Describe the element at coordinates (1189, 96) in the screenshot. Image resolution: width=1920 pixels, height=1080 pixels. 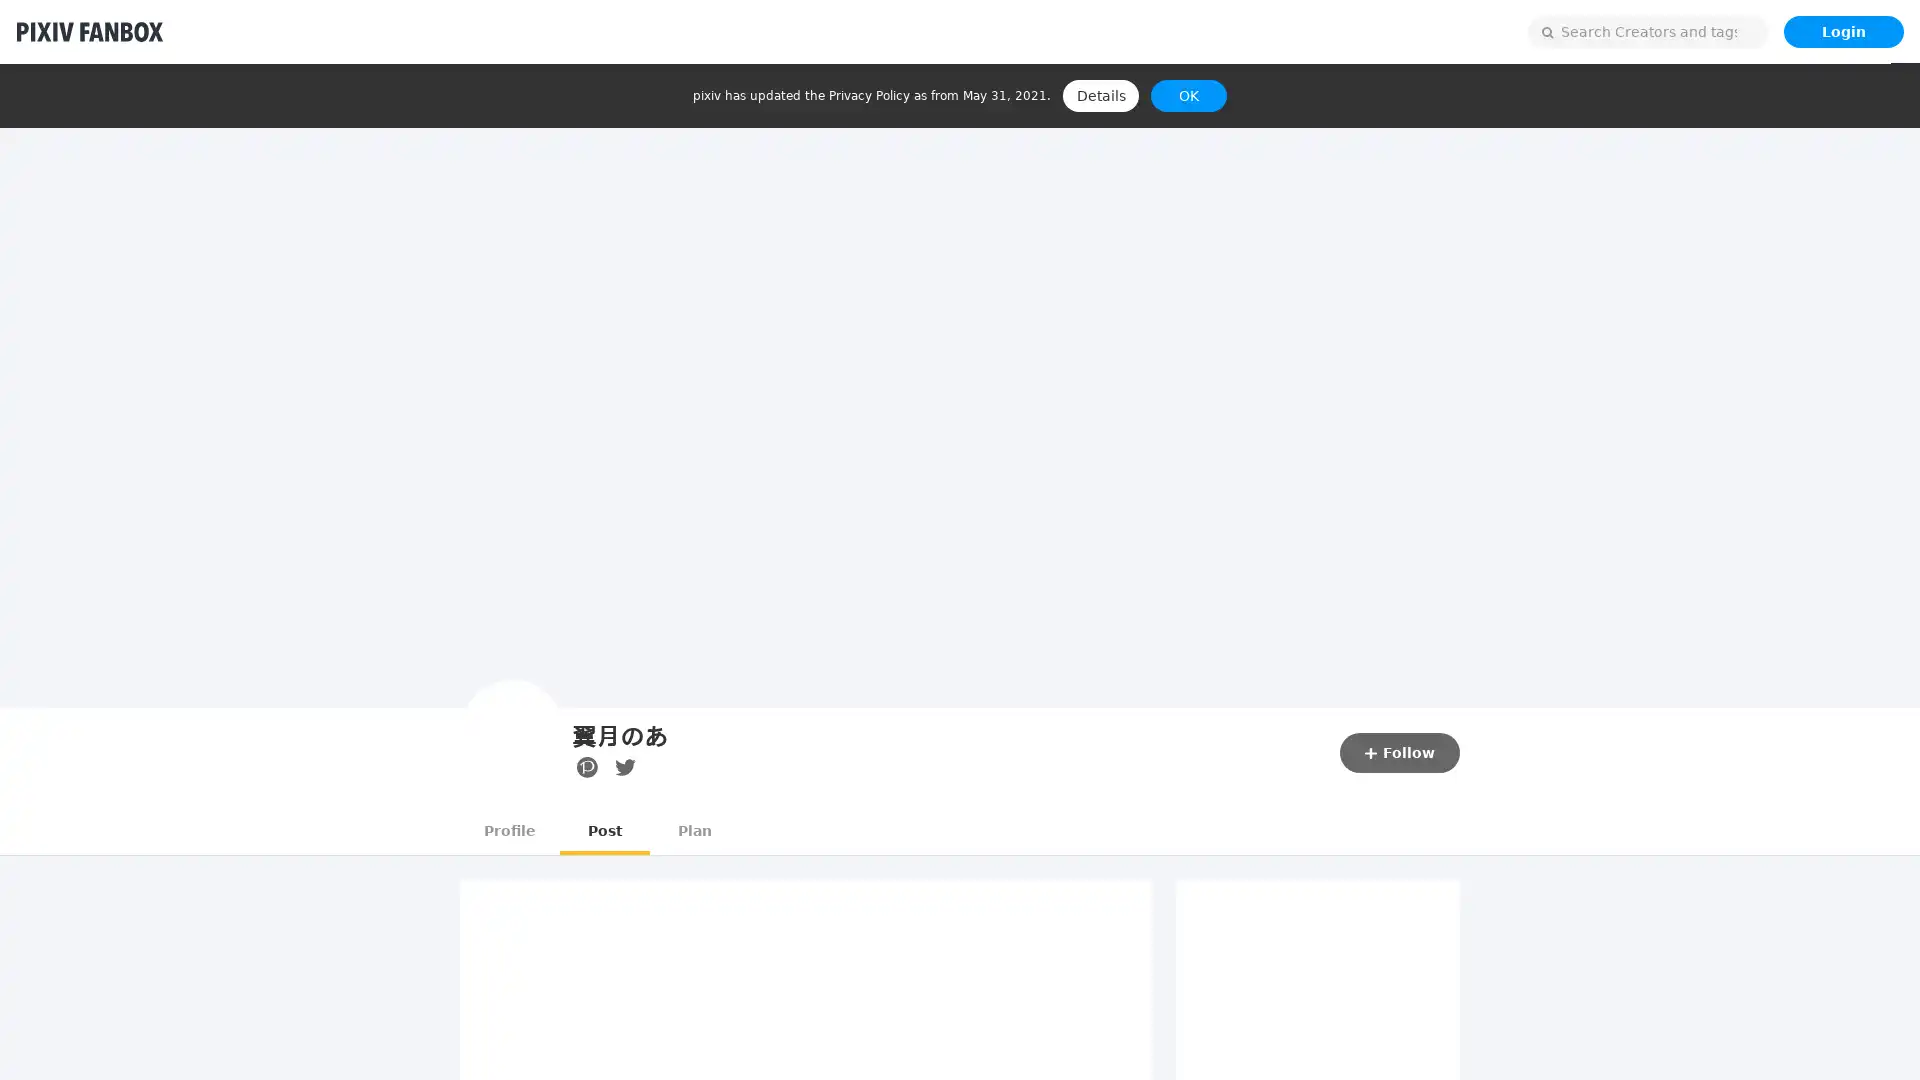
I see `OK` at that location.